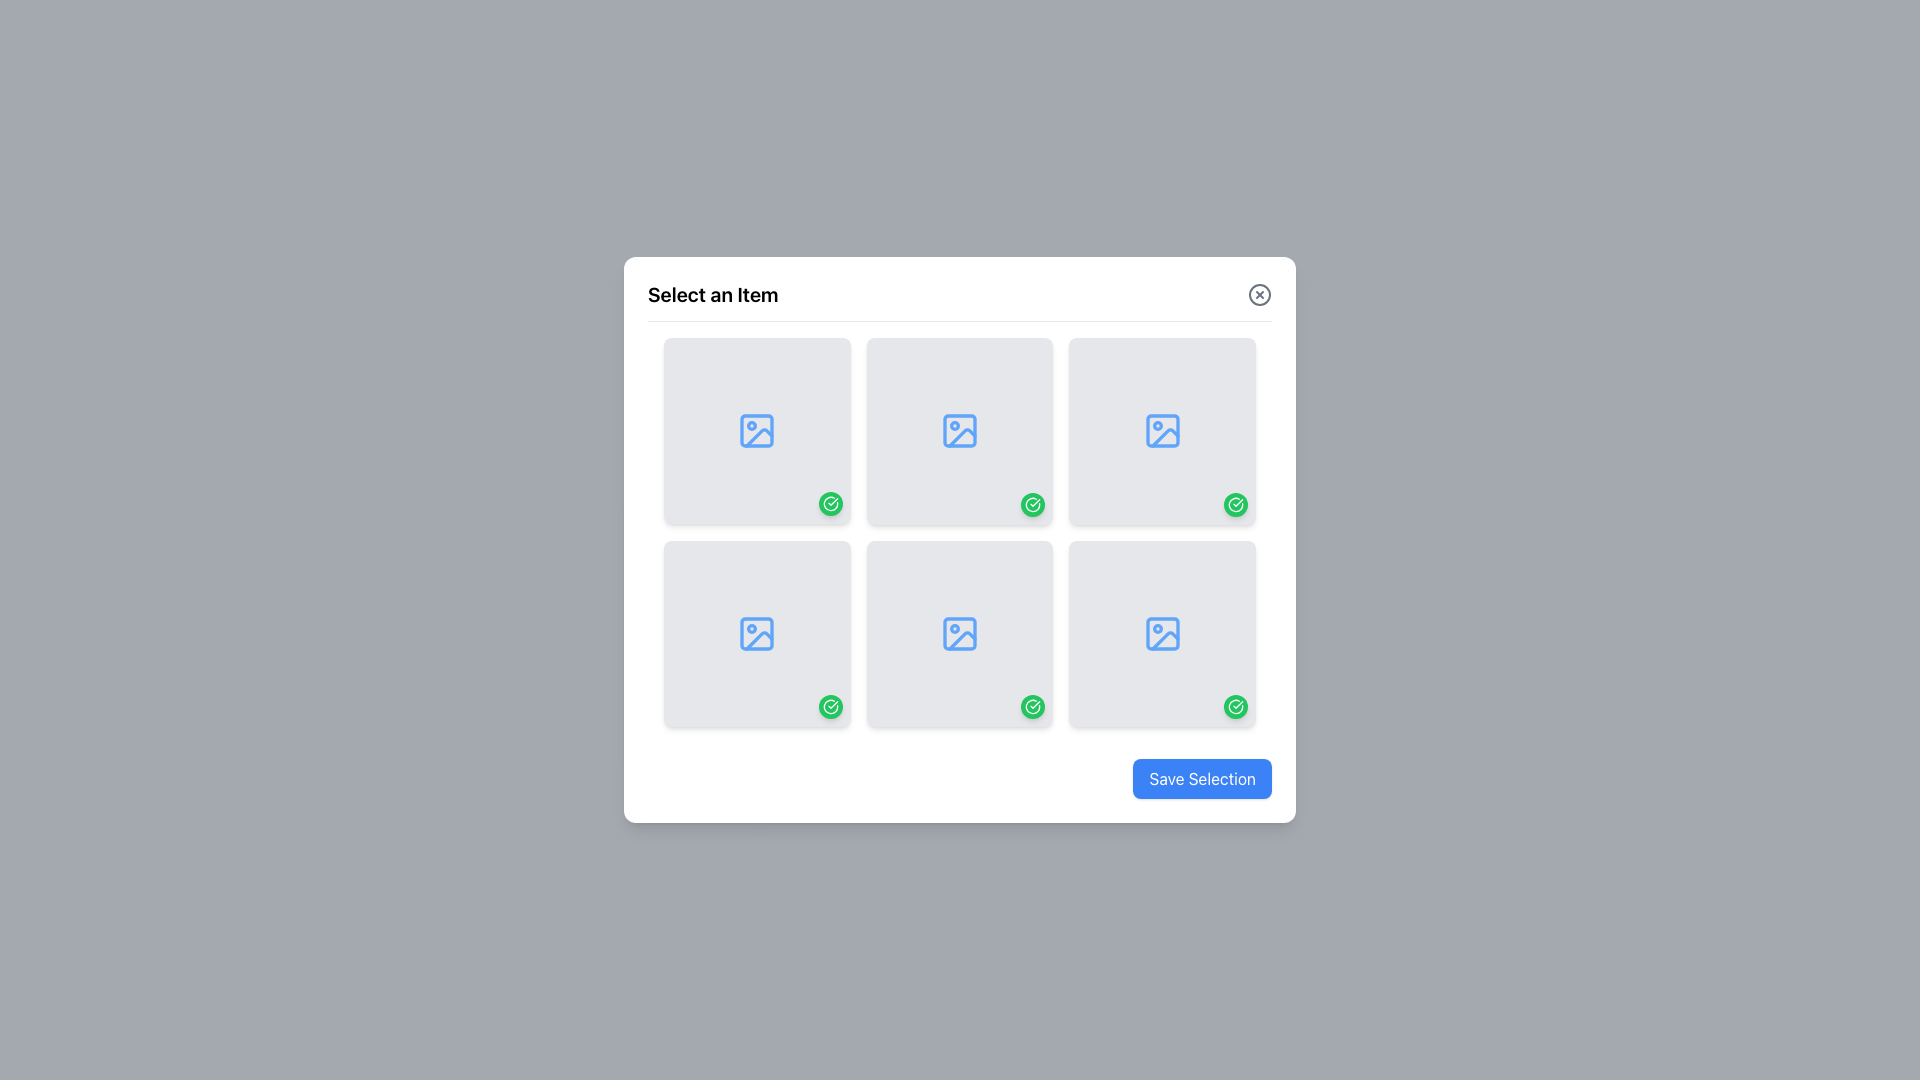 The width and height of the screenshot is (1920, 1080). I want to click on the close button located in the top-right corner of the 'Select an Item' dialog to change its appearance, so click(1258, 293).